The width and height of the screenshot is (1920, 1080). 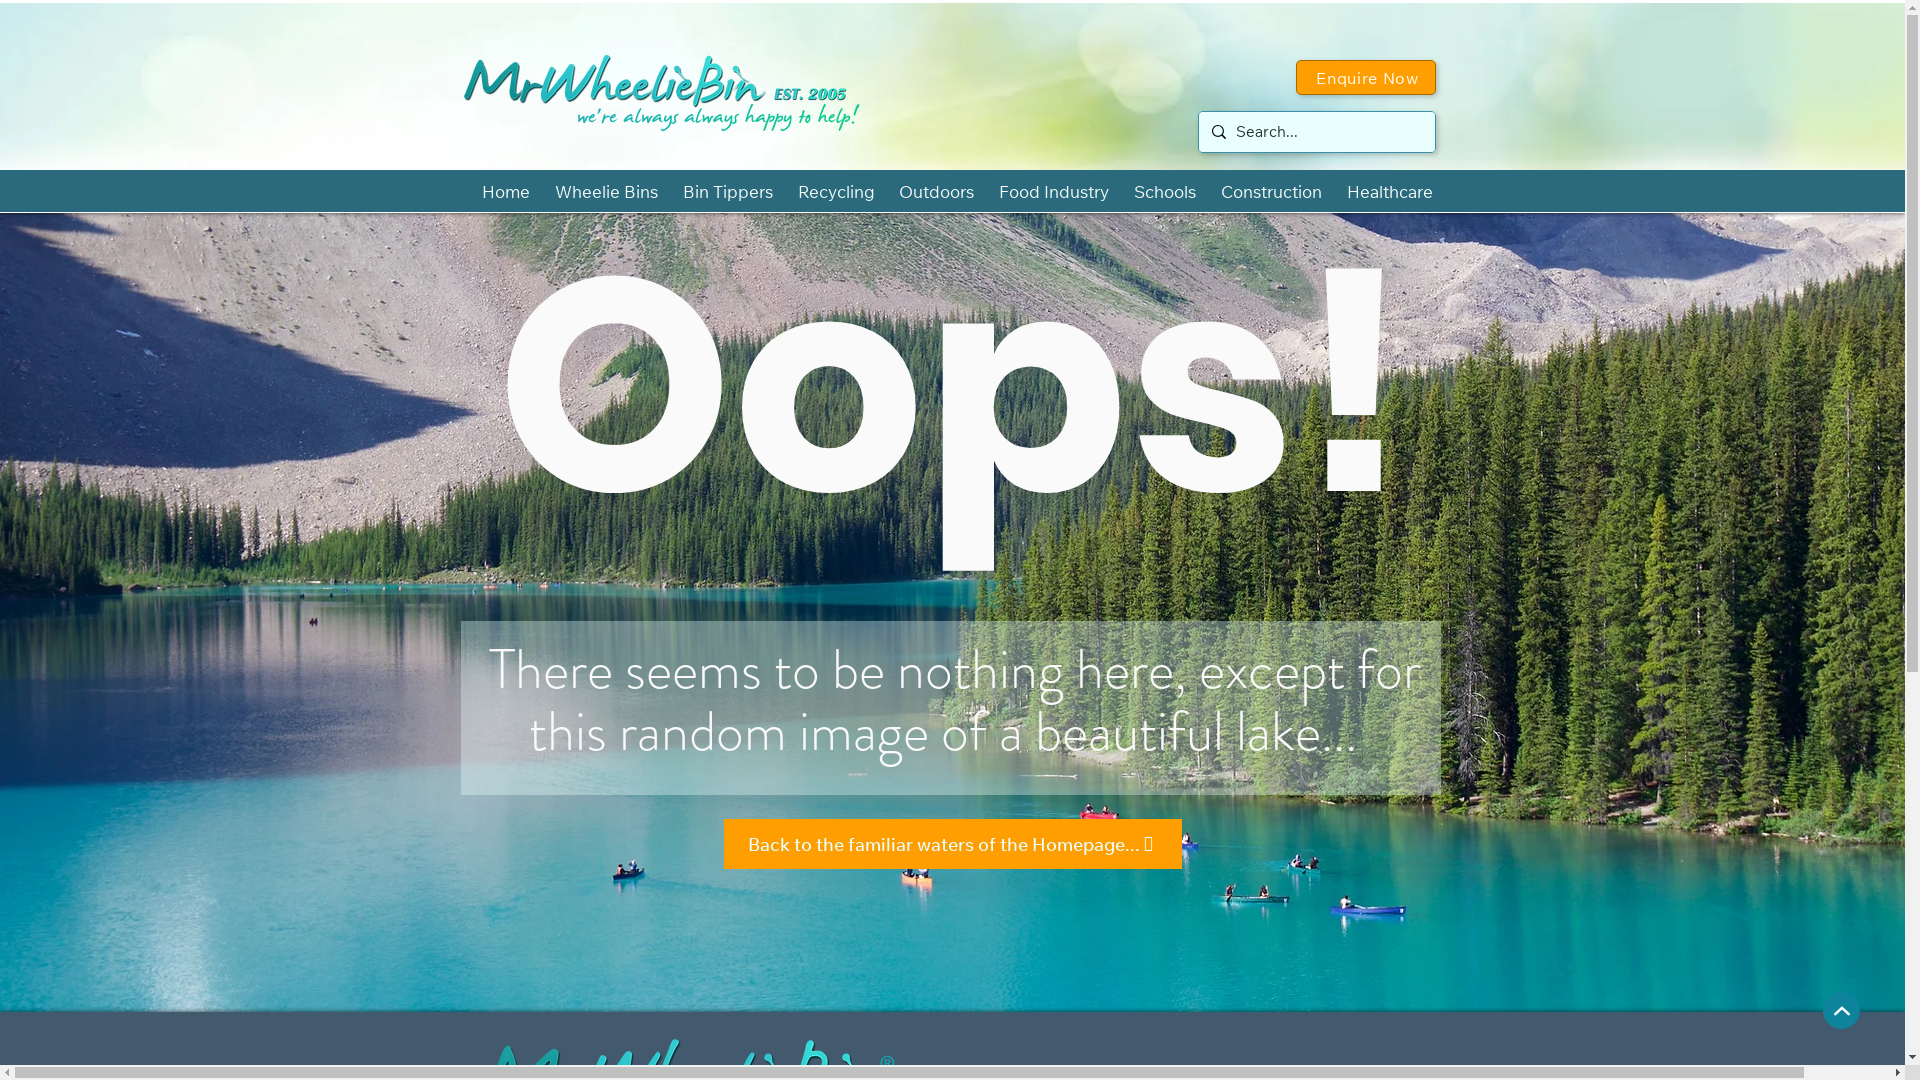 I want to click on 'Construction', so click(x=1270, y=191).